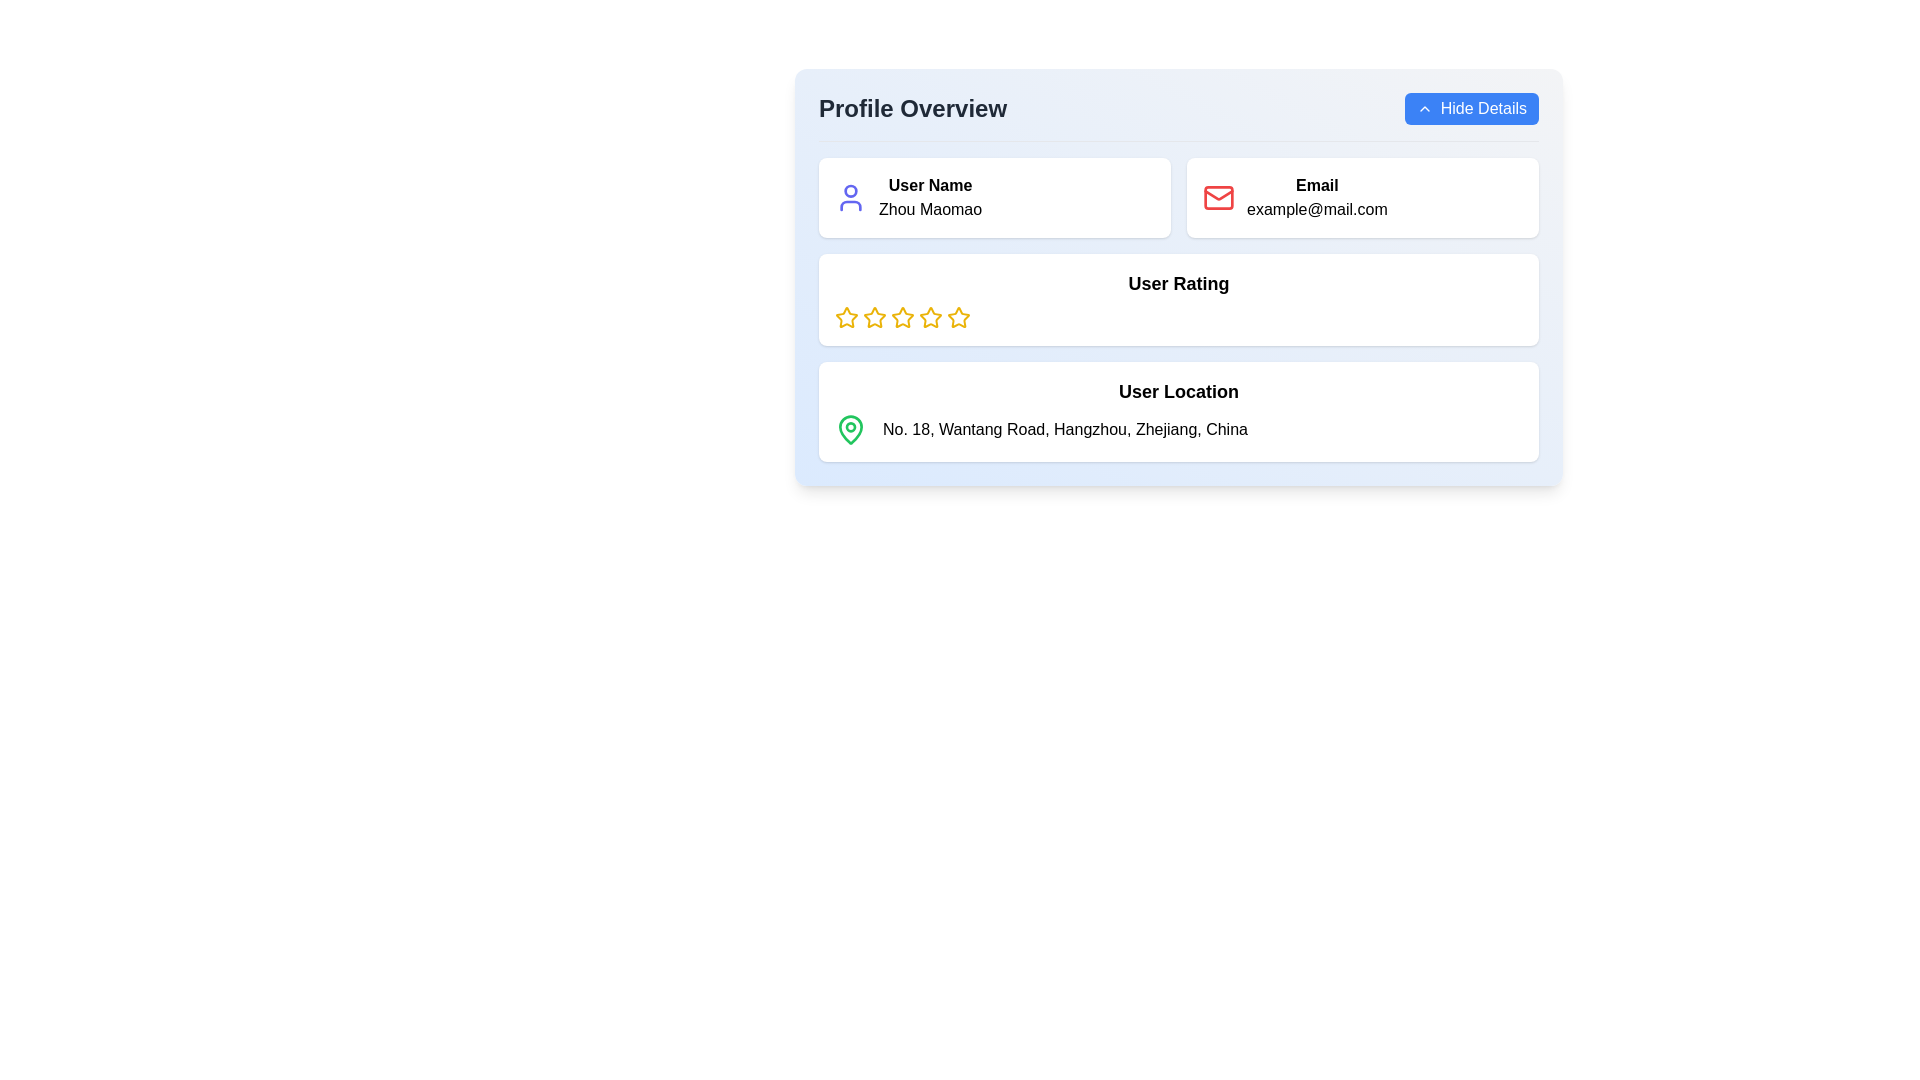 This screenshot has width=1920, height=1080. What do you see at coordinates (958, 316) in the screenshot?
I see `the fifth star icon with a yellow border and white fill in the User Rating section to change the rating` at bounding box center [958, 316].